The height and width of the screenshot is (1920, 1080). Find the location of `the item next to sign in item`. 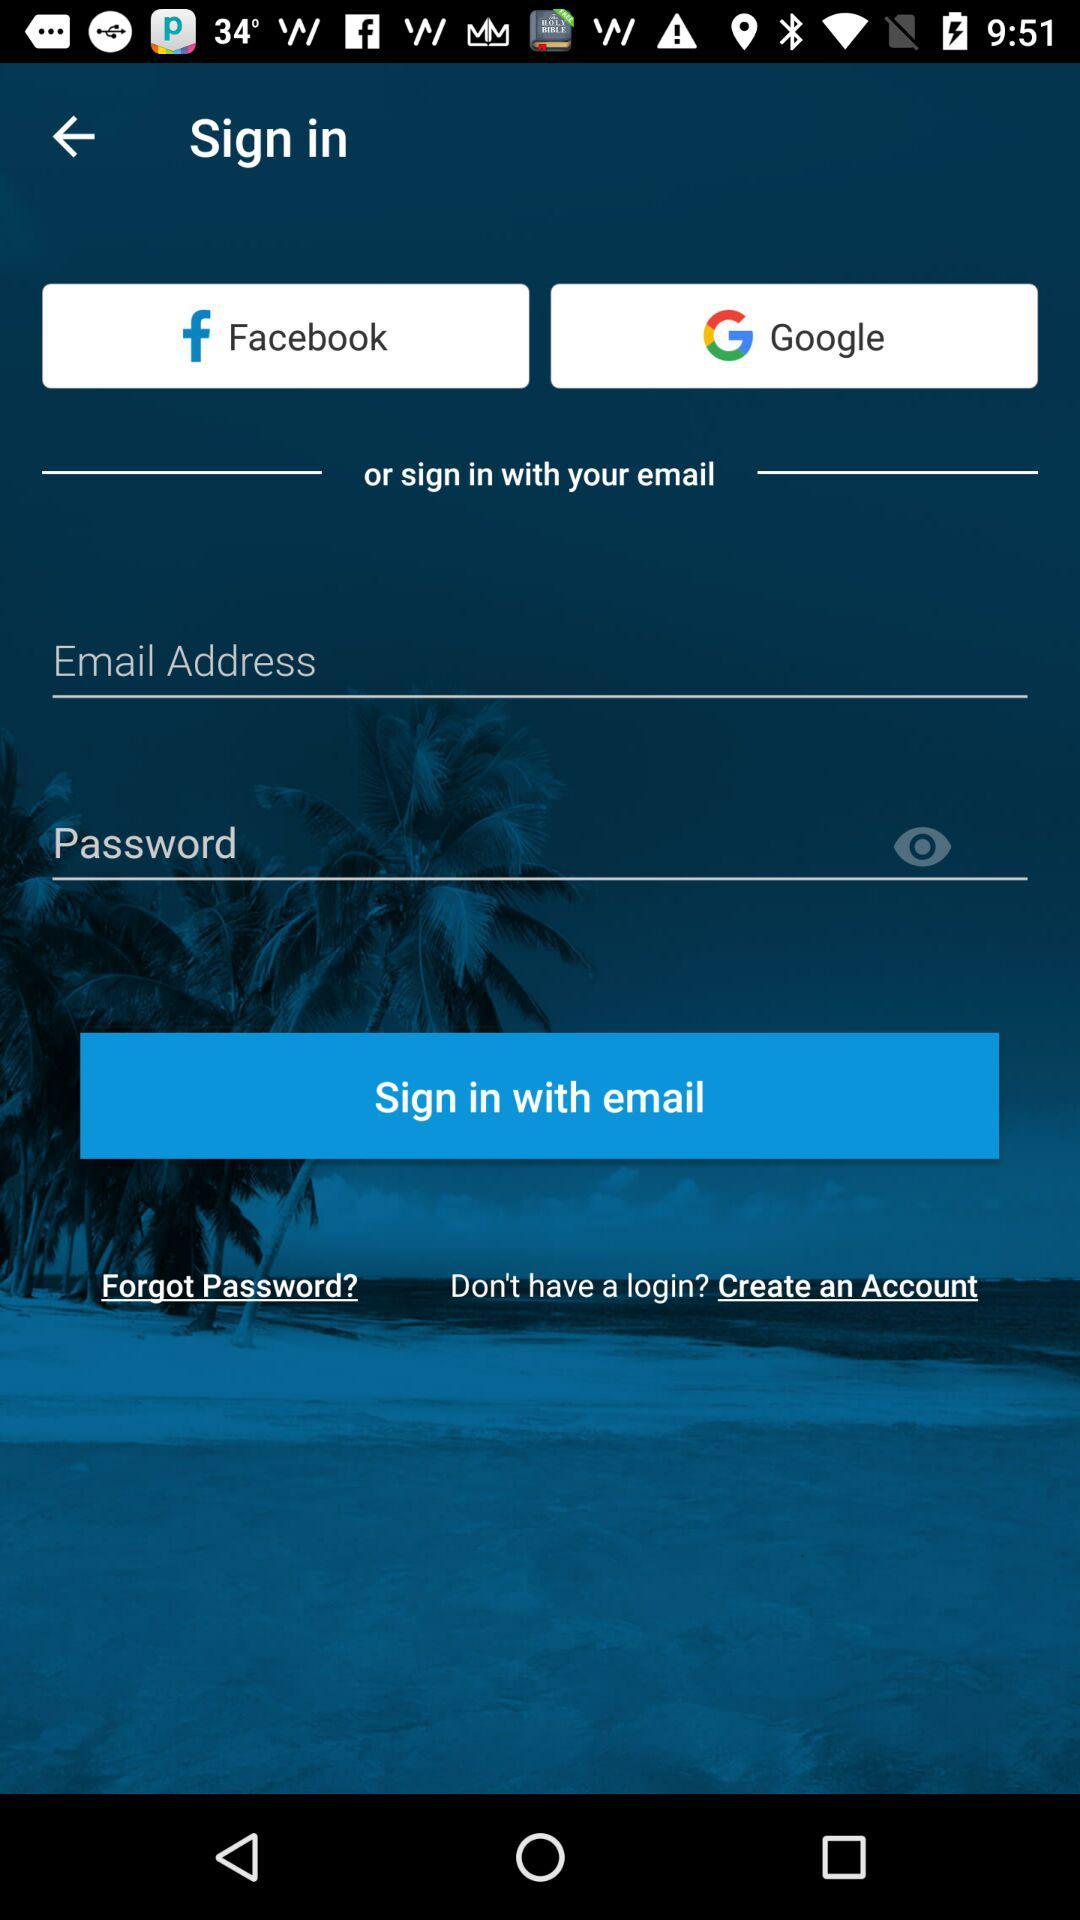

the item next to sign in item is located at coordinates (72, 135).